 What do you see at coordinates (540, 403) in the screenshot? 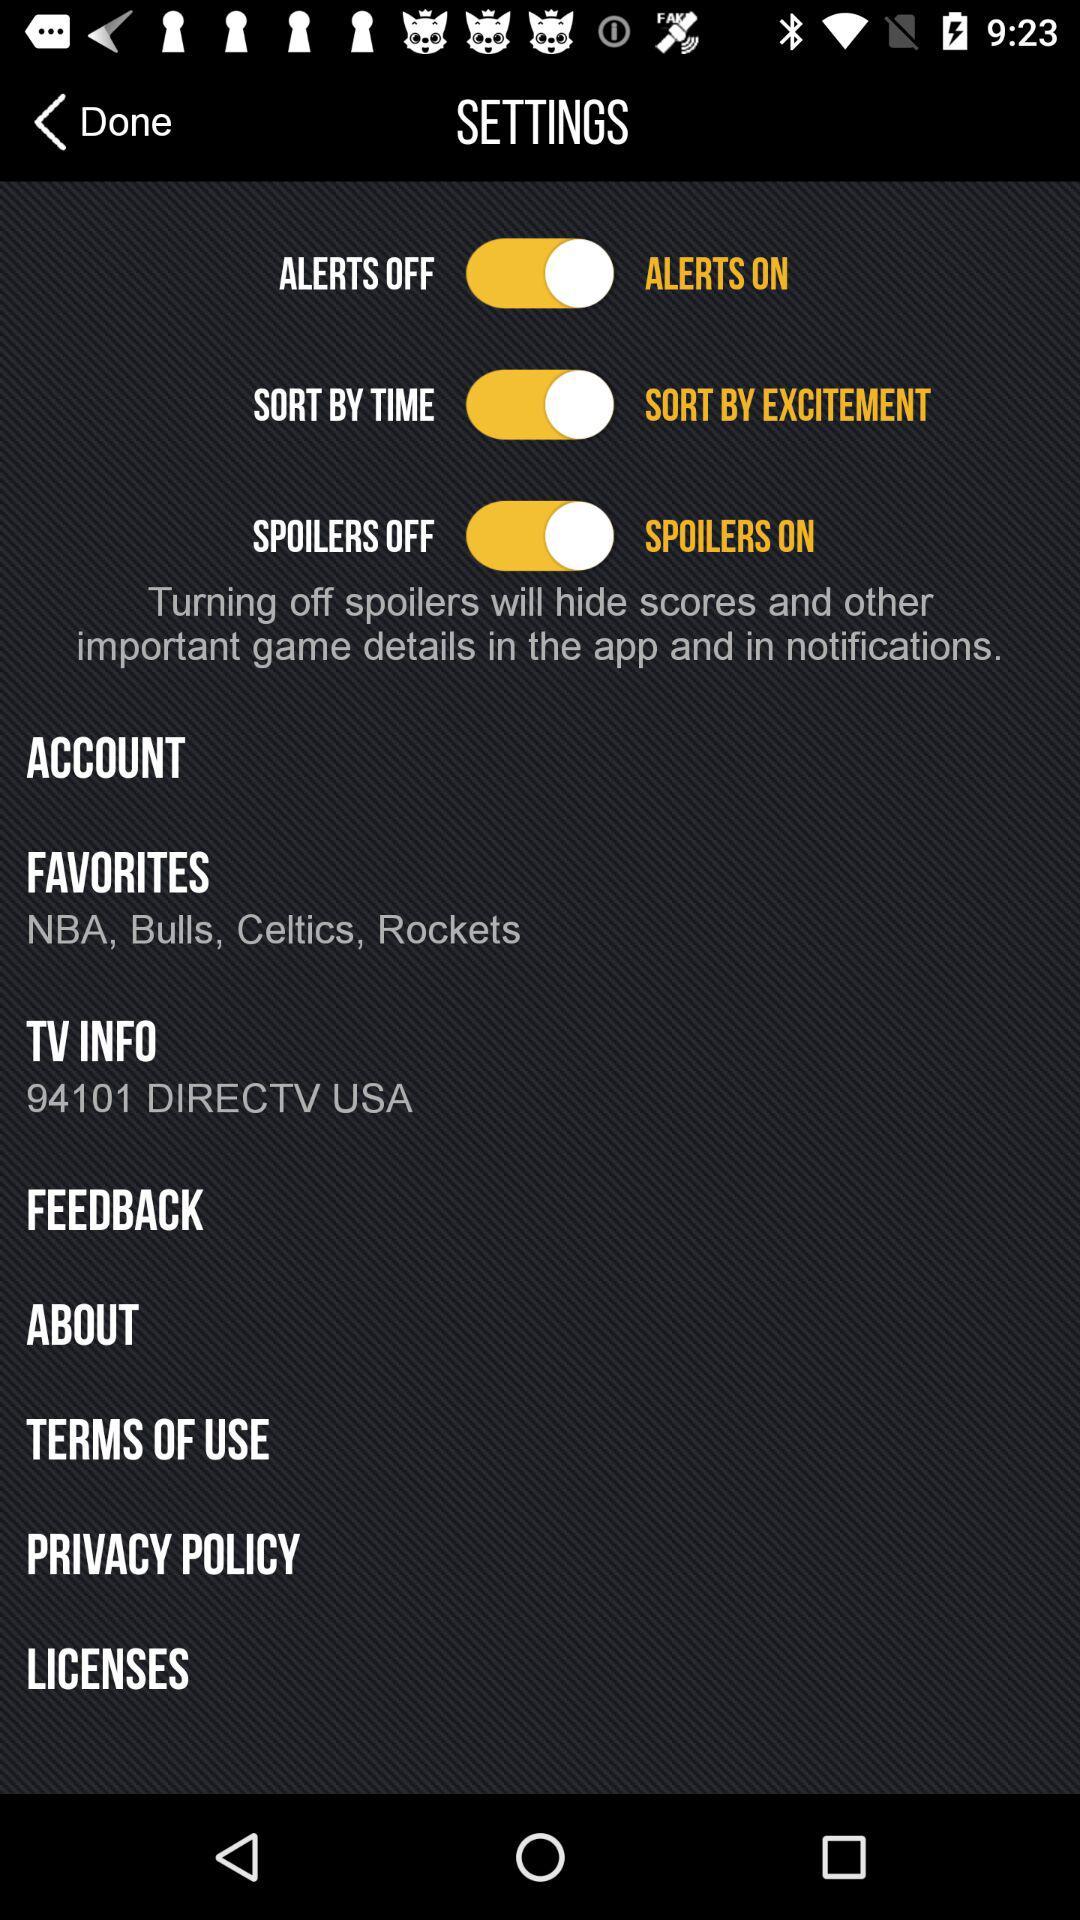
I see `sort by time/excitement` at bounding box center [540, 403].